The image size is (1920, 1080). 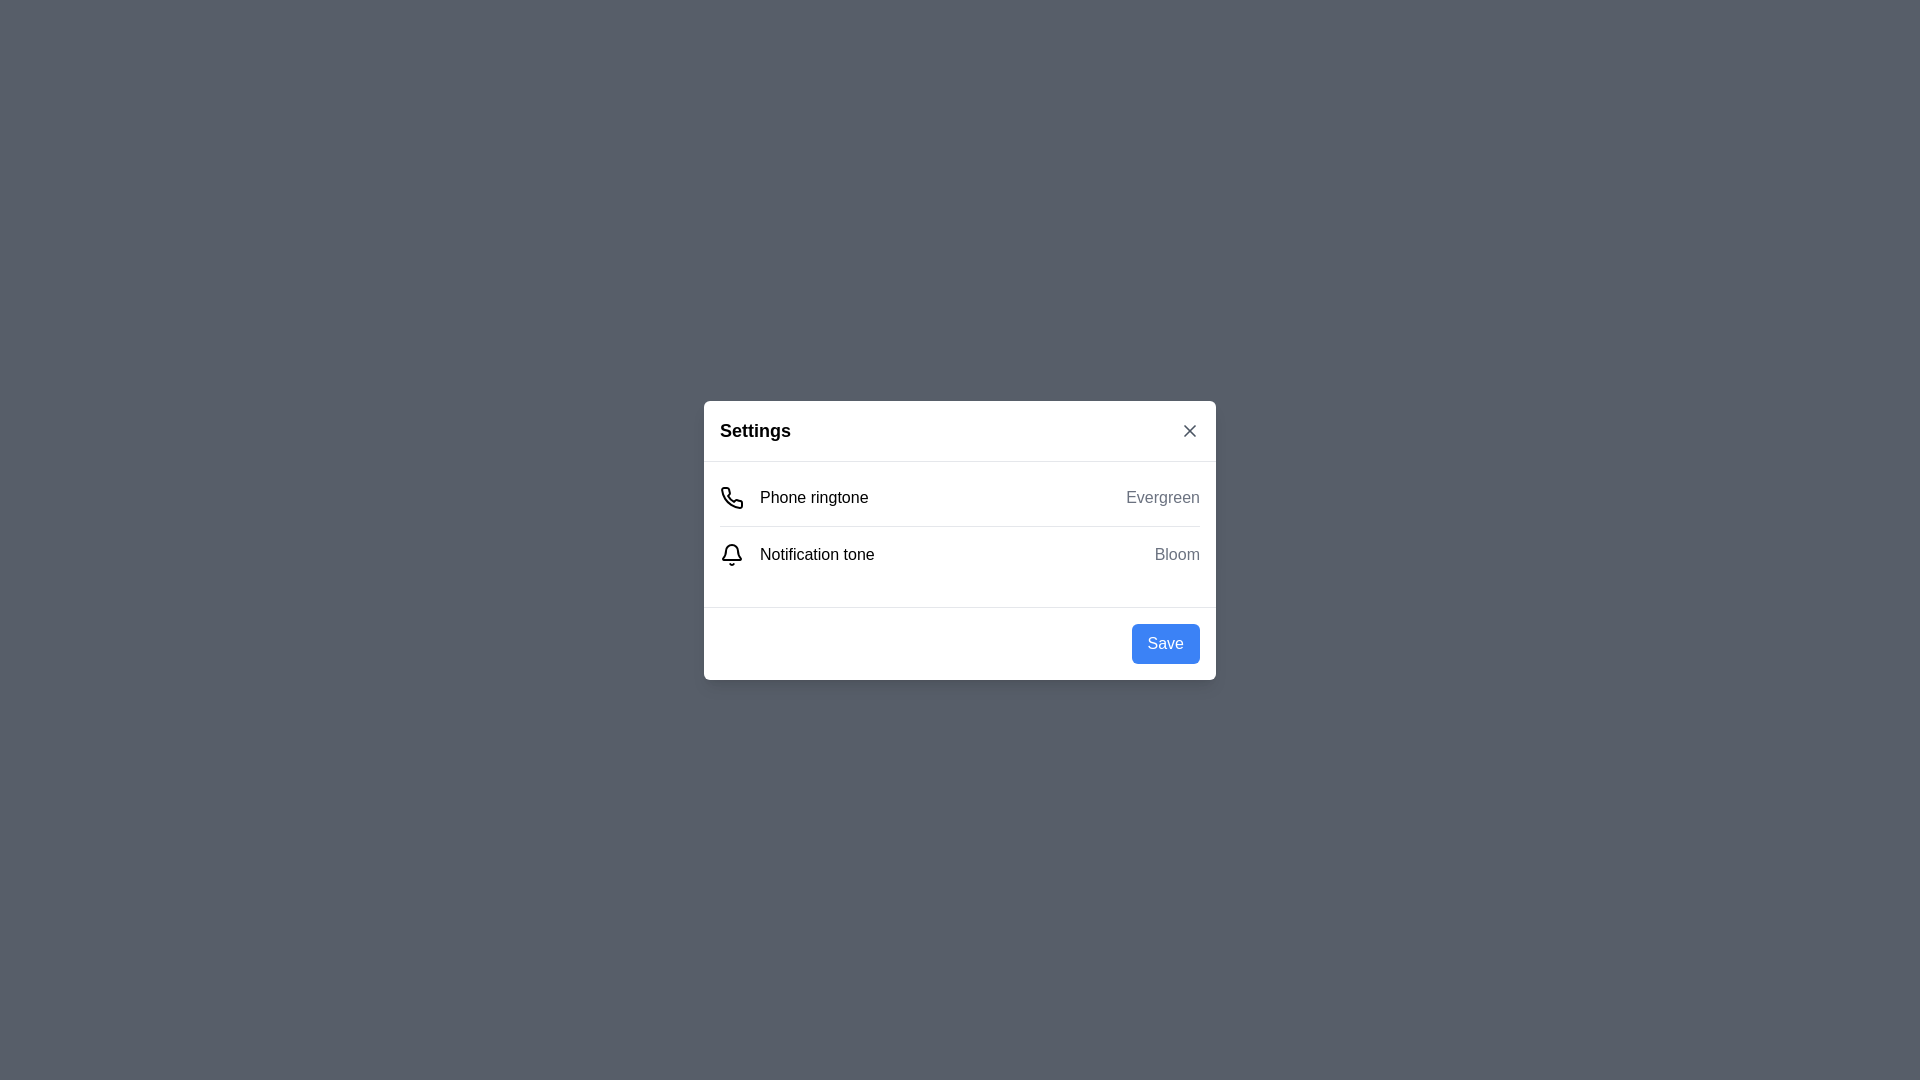 What do you see at coordinates (960, 532) in the screenshot?
I see `and drop the rows labeled 'Phone ringtone' and 'Notification tone' in the Settings section for ringtones and notification tones` at bounding box center [960, 532].